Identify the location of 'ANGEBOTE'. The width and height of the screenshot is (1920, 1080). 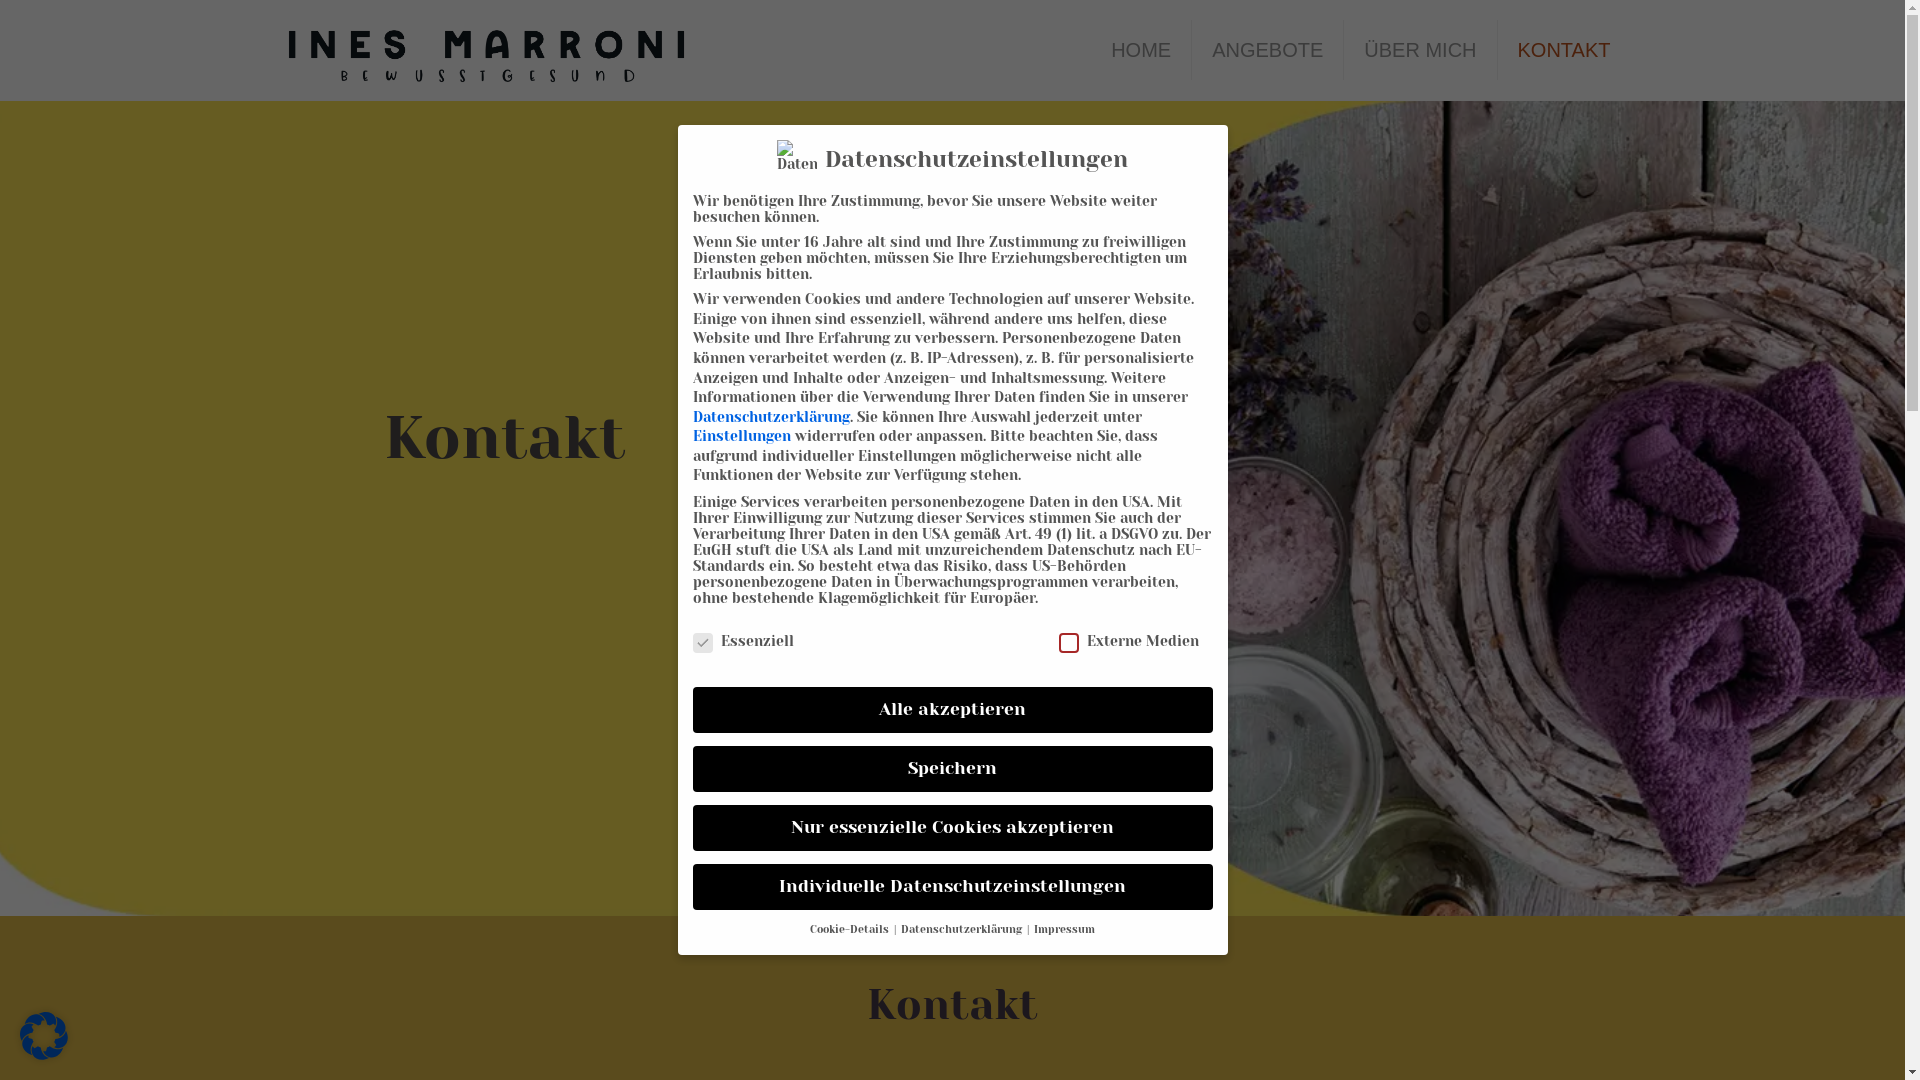
(1266, 49).